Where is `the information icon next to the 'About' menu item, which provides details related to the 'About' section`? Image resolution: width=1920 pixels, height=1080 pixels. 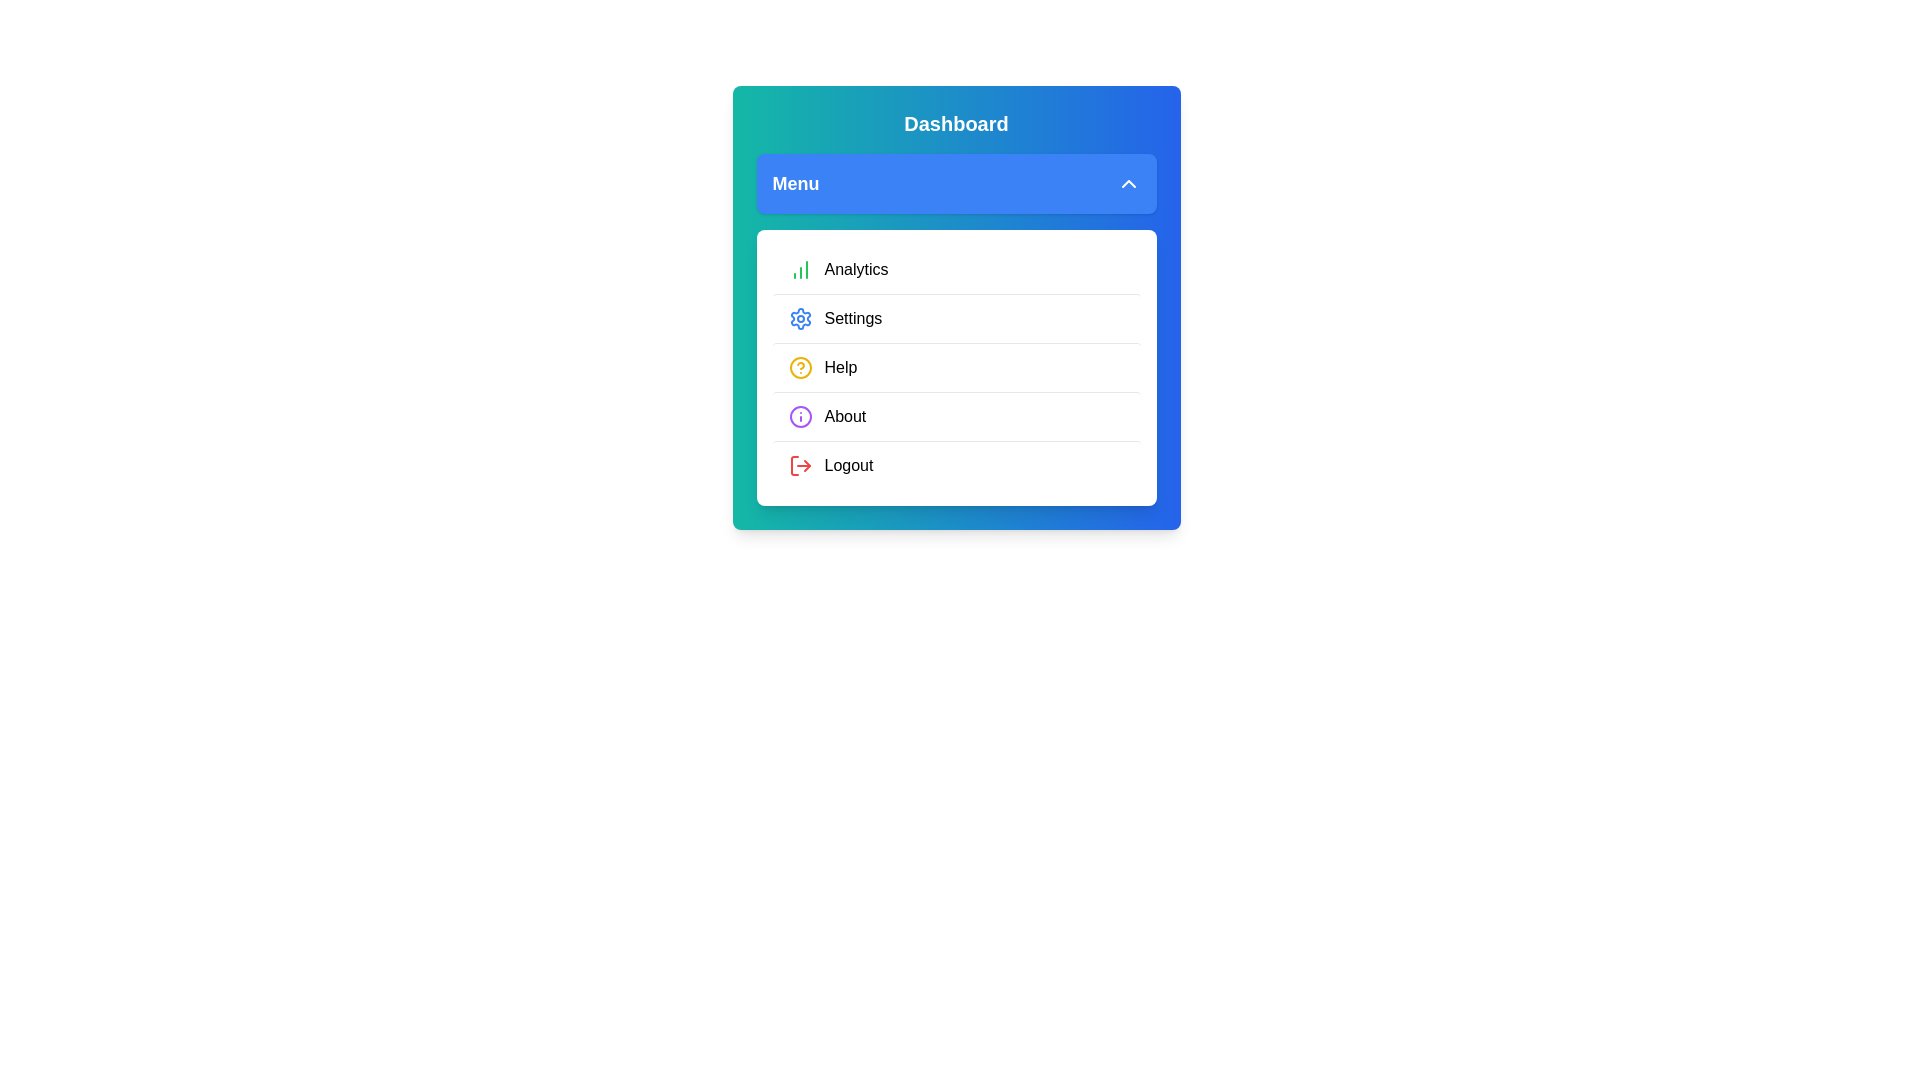
the information icon next to the 'About' menu item, which provides details related to the 'About' section is located at coordinates (800, 415).